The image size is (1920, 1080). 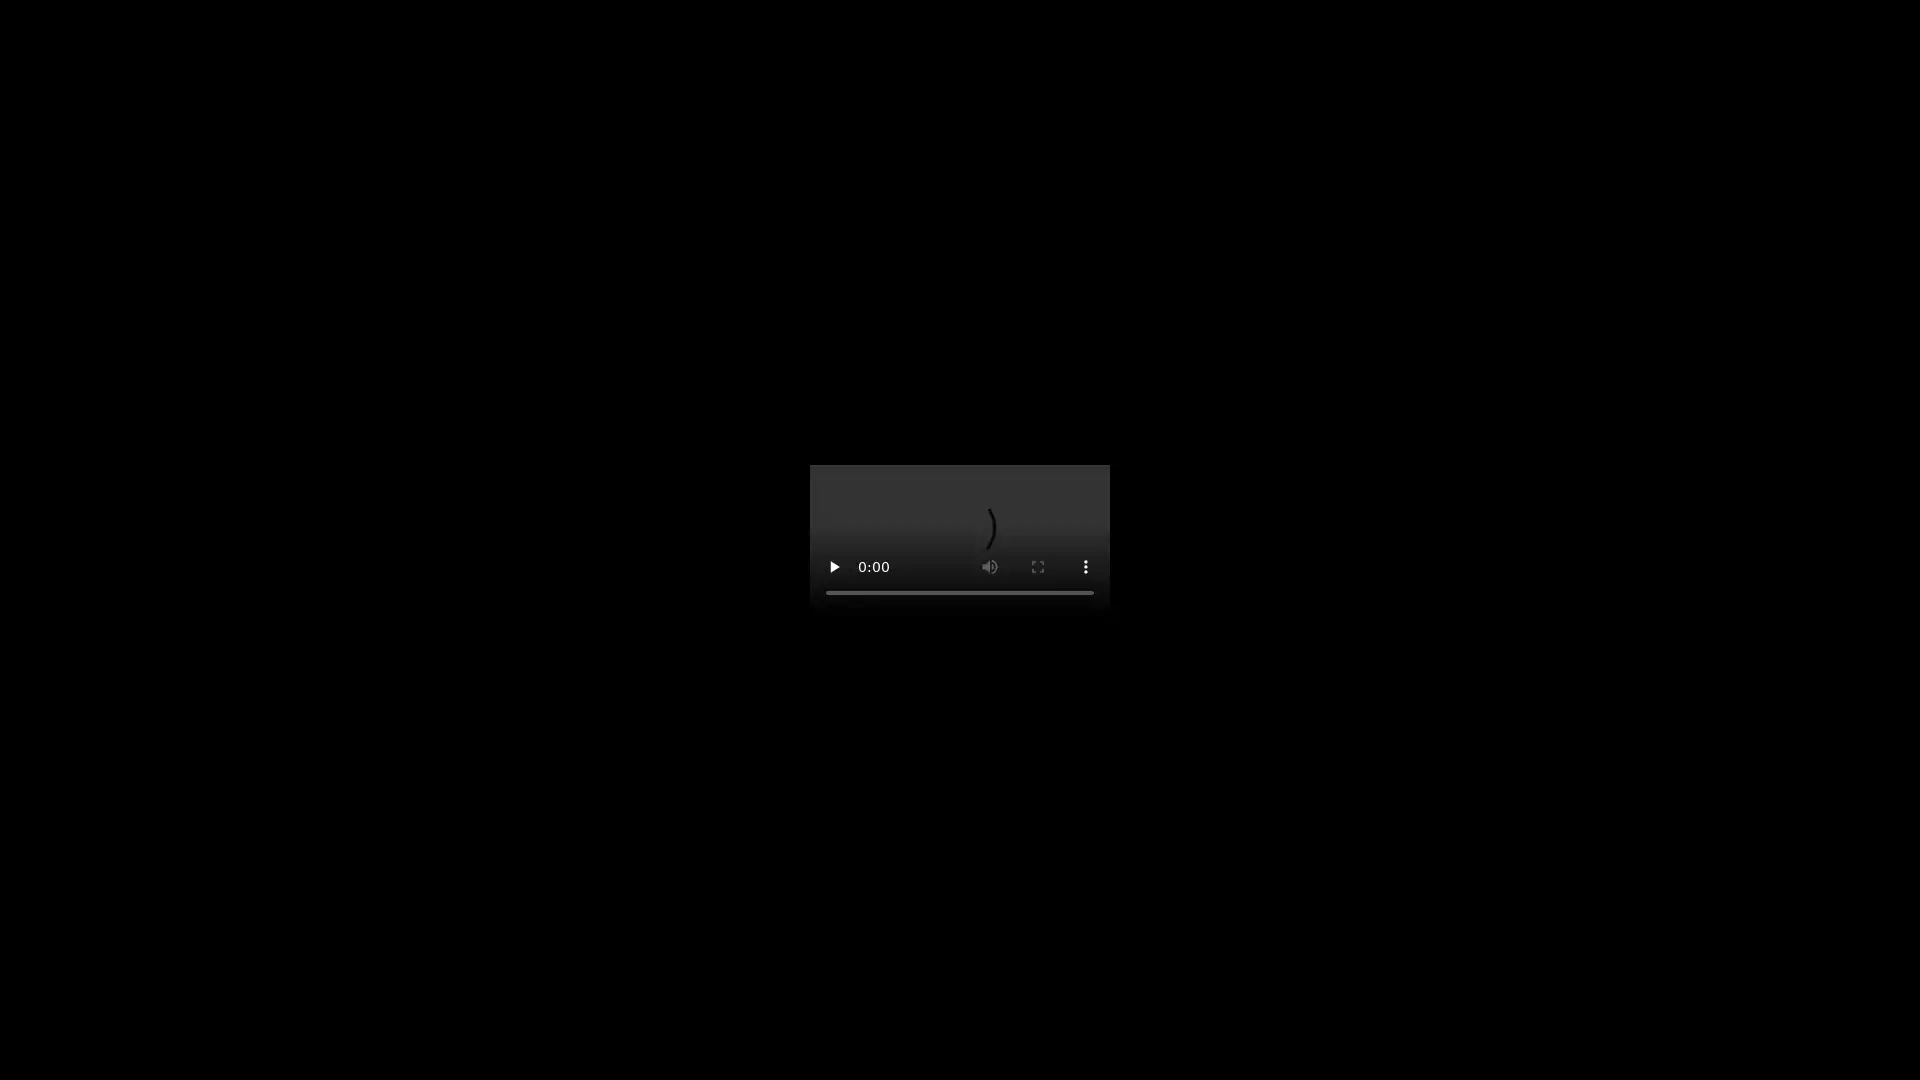 What do you see at coordinates (1037, 567) in the screenshot?
I see `enter full screen` at bounding box center [1037, 567].